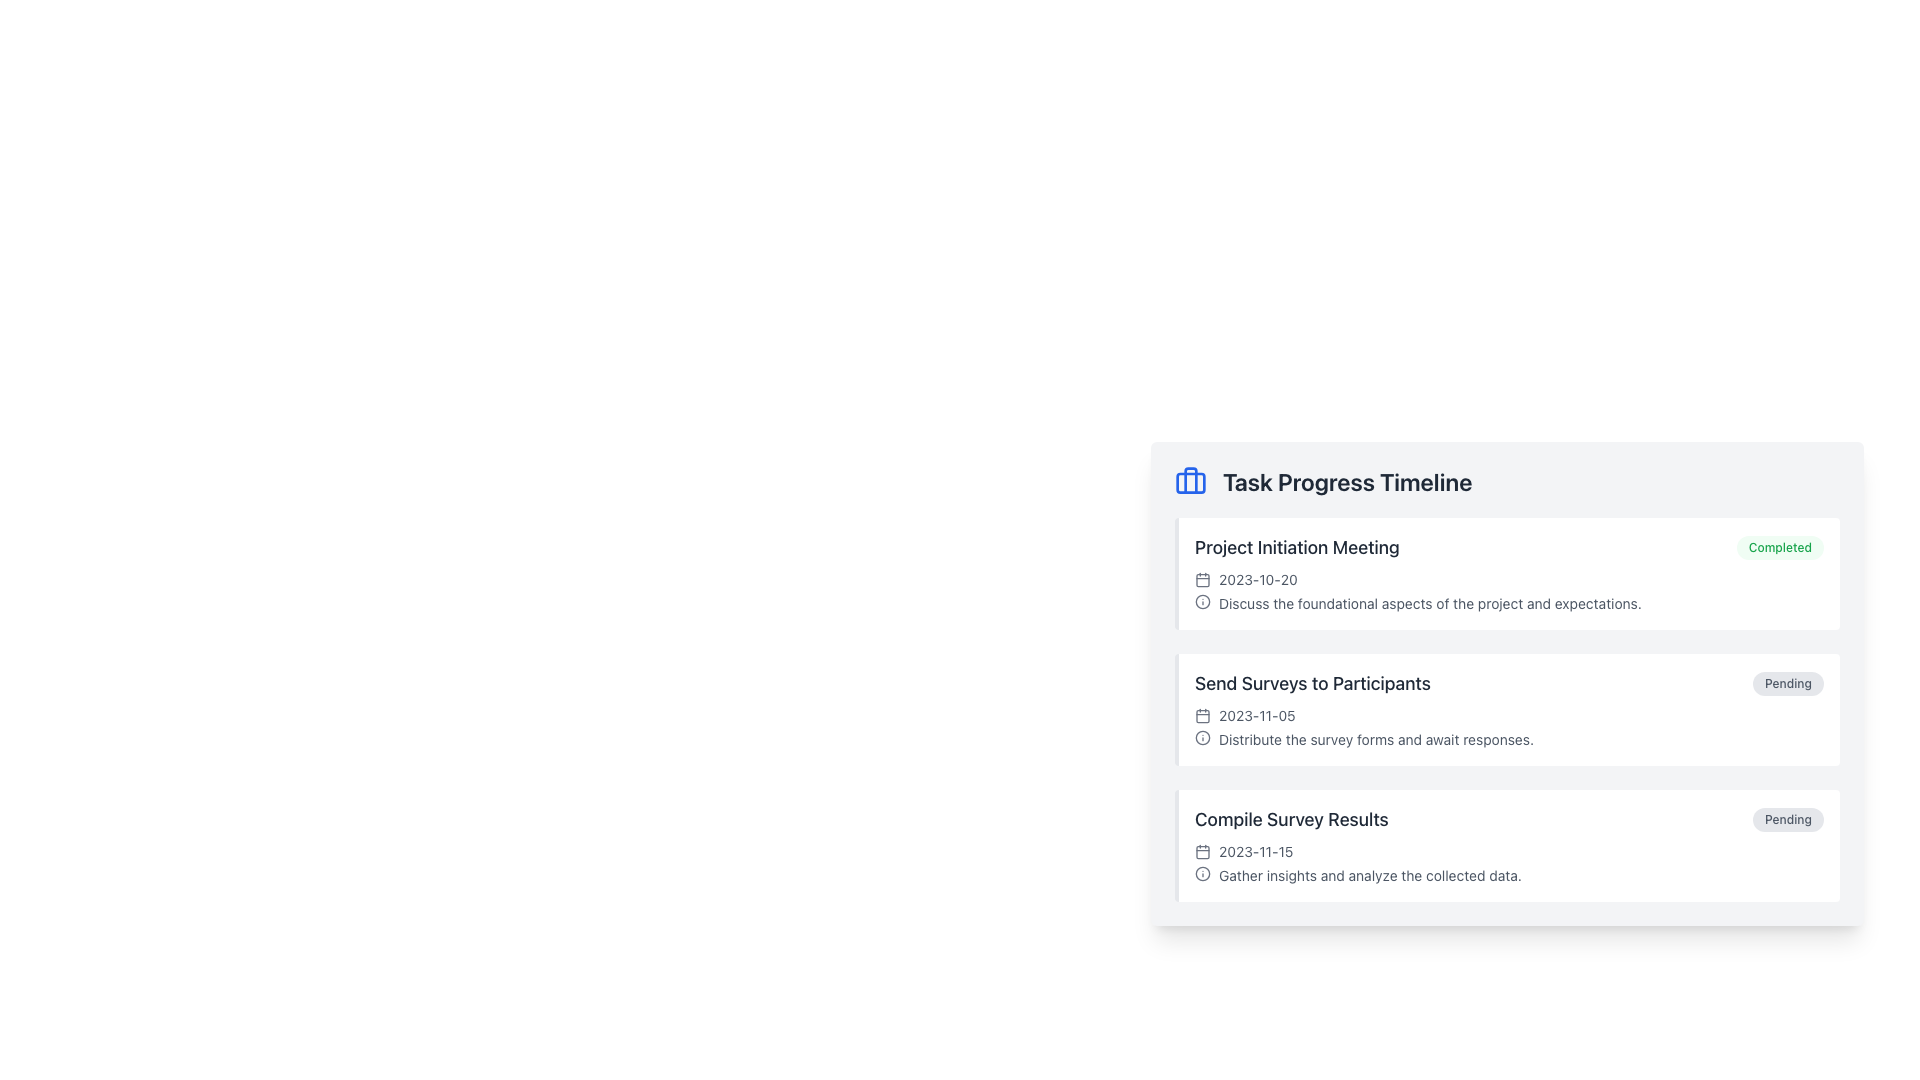 Image resolution: width=1920 pixels, height=1080 pixels. Describe the element at coordinates (1297, 547) in the screenshot. I see `the headline text labeled 'Project Initiation Meeting' to change its color from gray to blue` at that location.